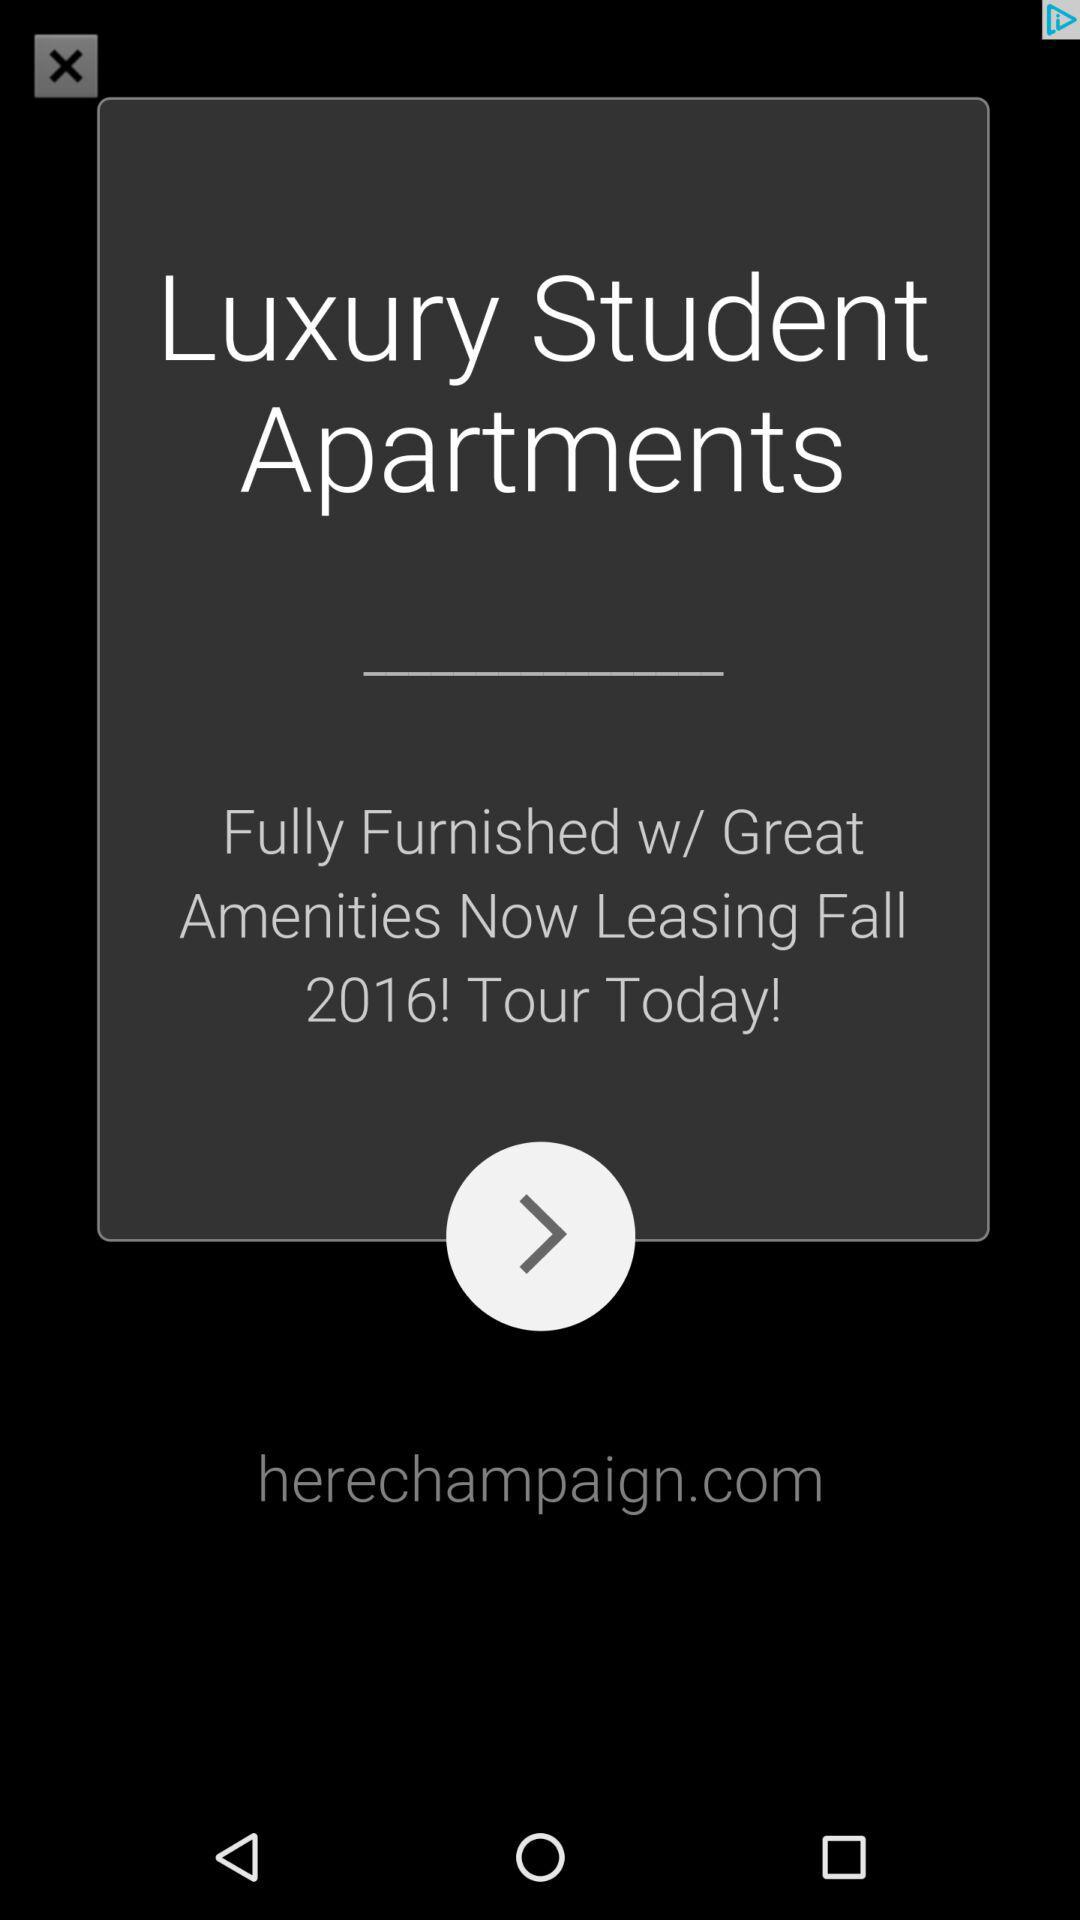  Describe the element at coordinates (64, 70) in the screenshot. I see `the close icon` at that location.